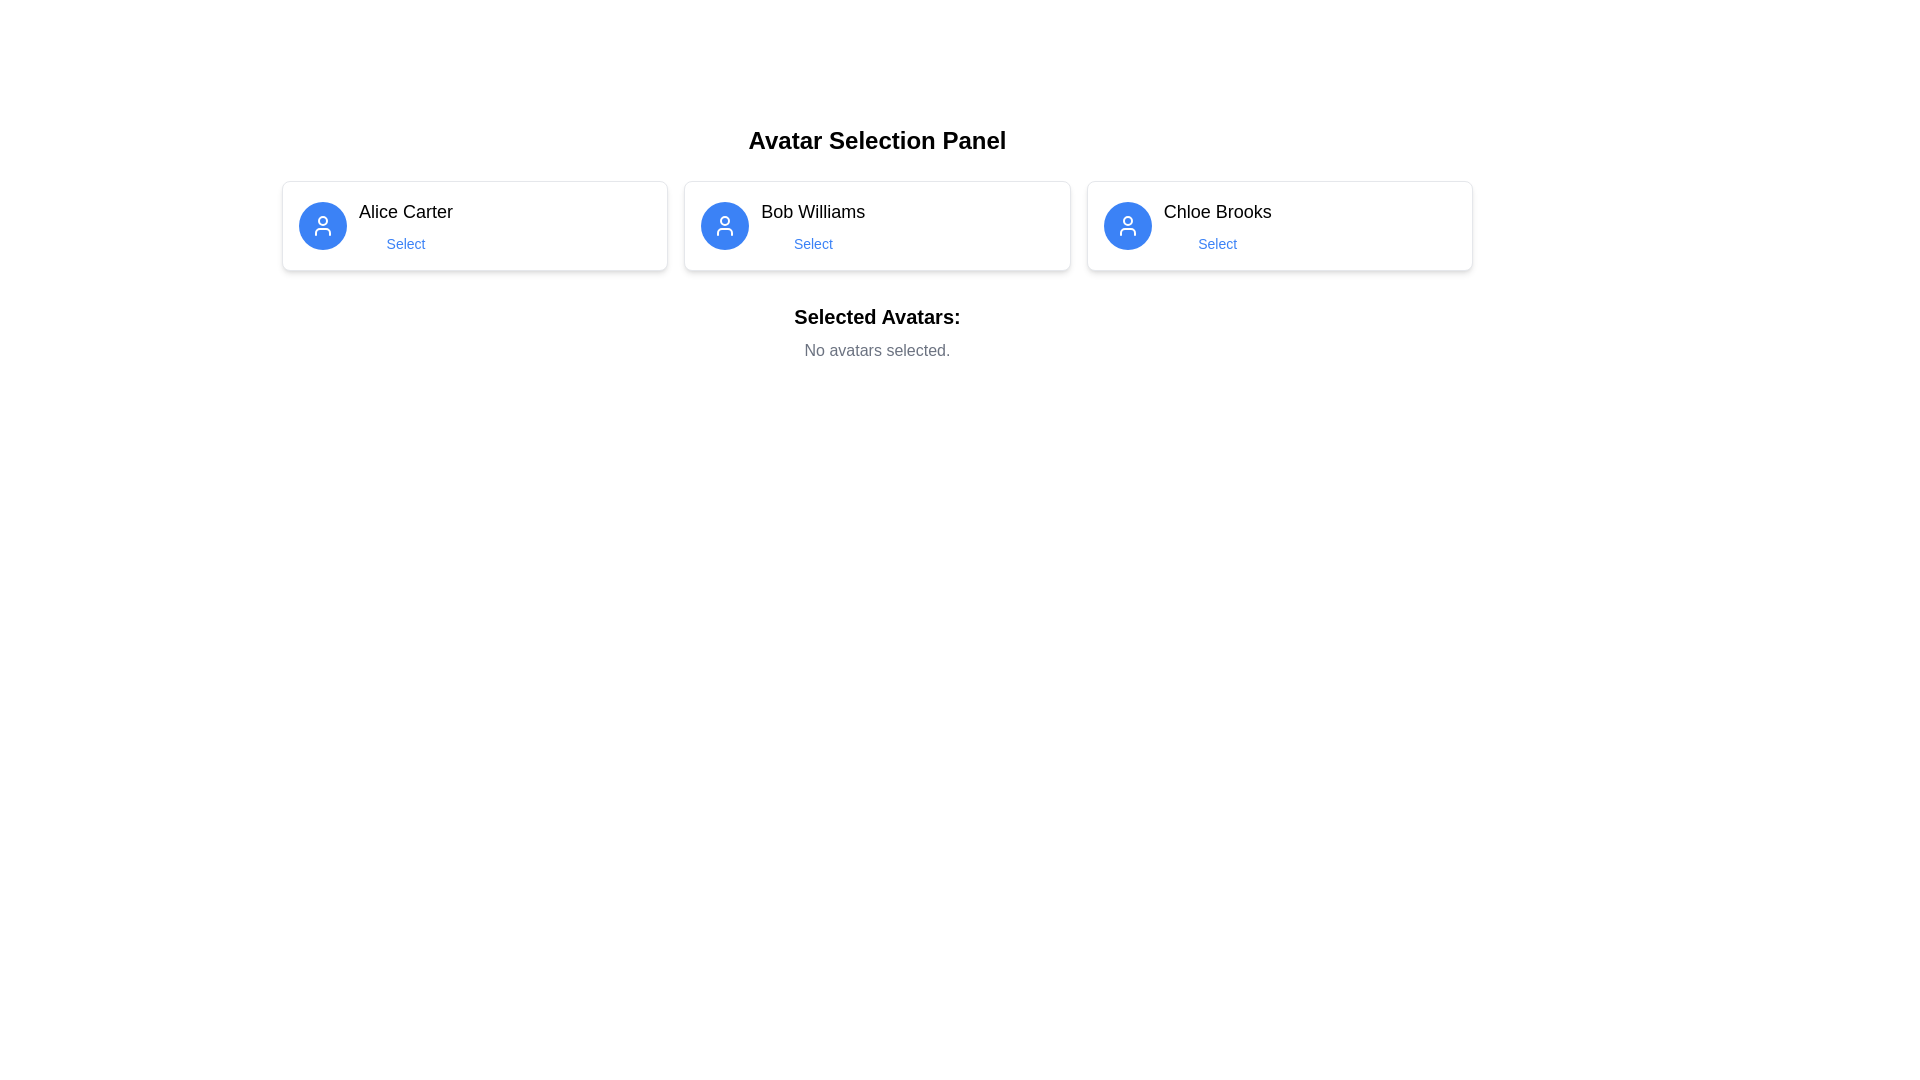 This screenshot has height=1080, width=1920. Describe the element at coordinates (813, 242) in the screenshot. I see `the 'Select' button located below 'Bob Williams' to change its color to a darker blue` at that location.